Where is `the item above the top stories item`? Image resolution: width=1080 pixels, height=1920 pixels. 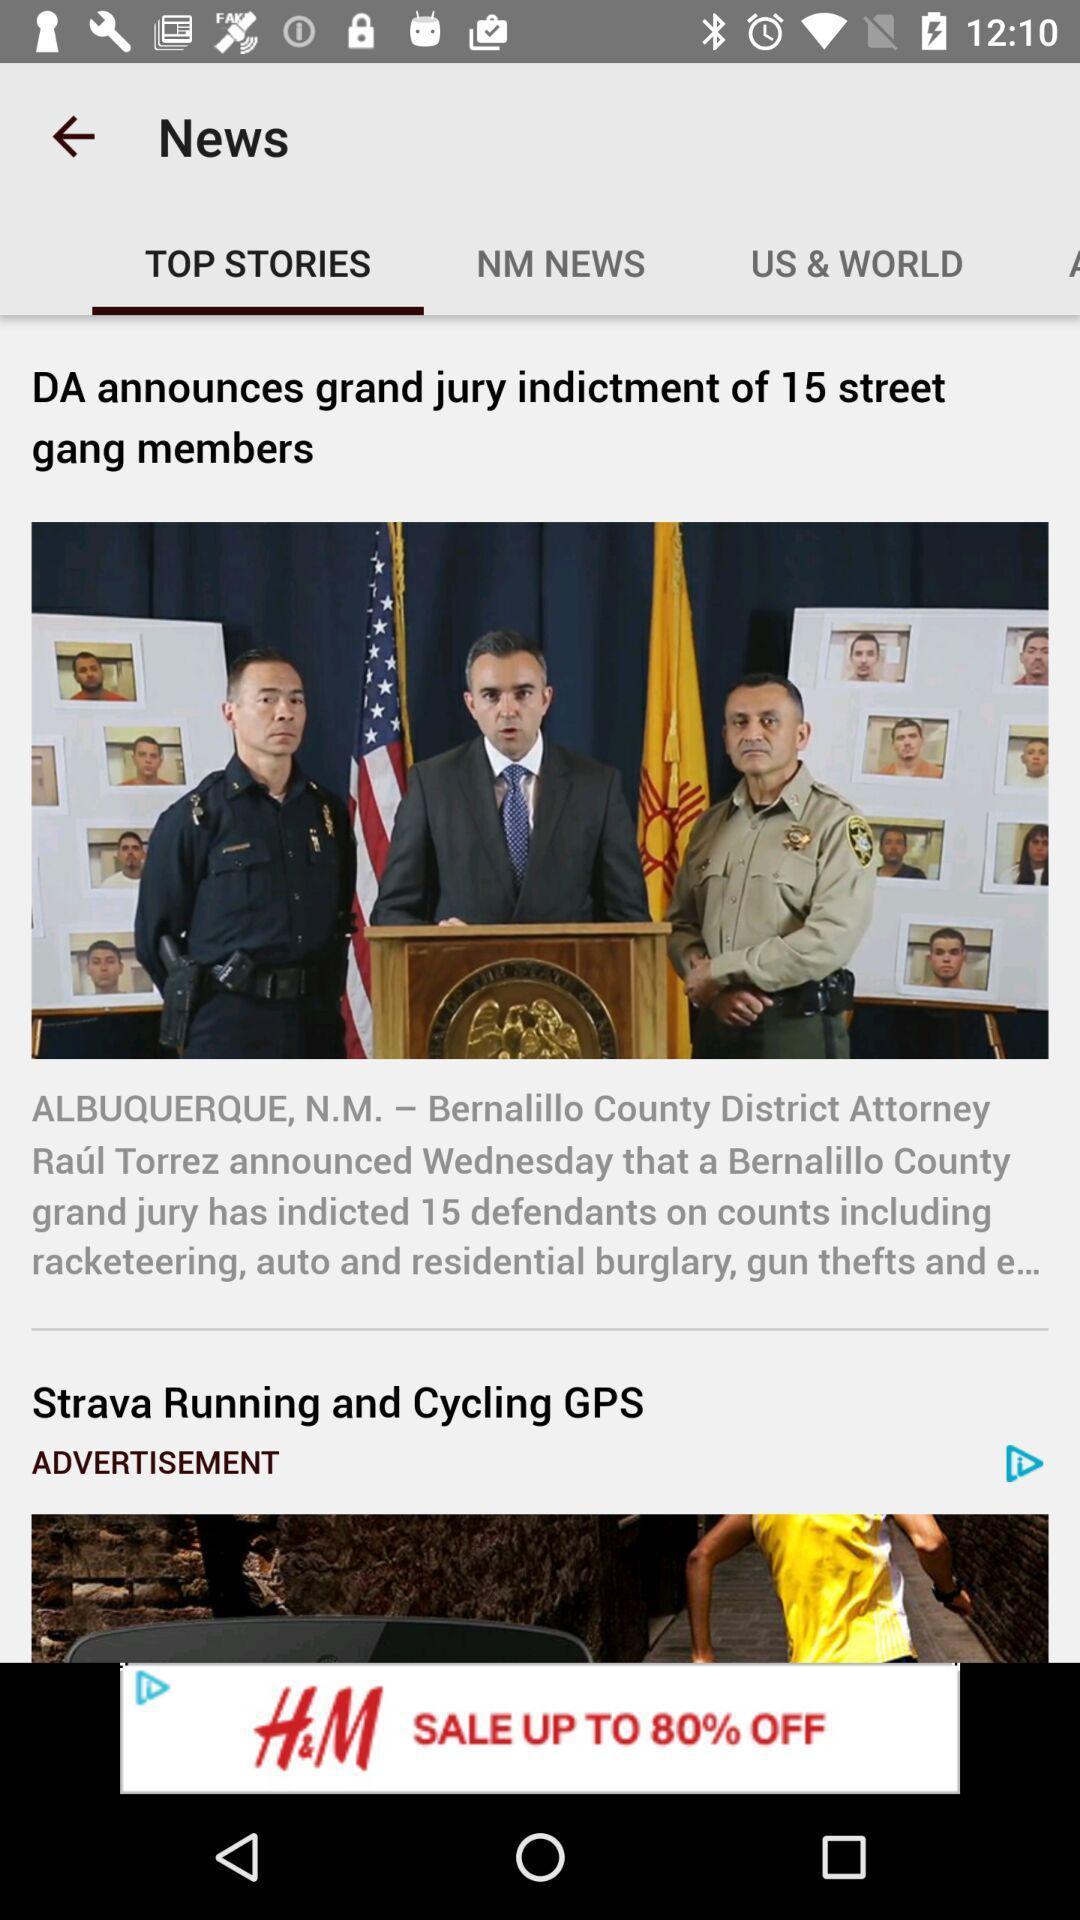
the item above the top stories item is located at coordinates (72, 135).